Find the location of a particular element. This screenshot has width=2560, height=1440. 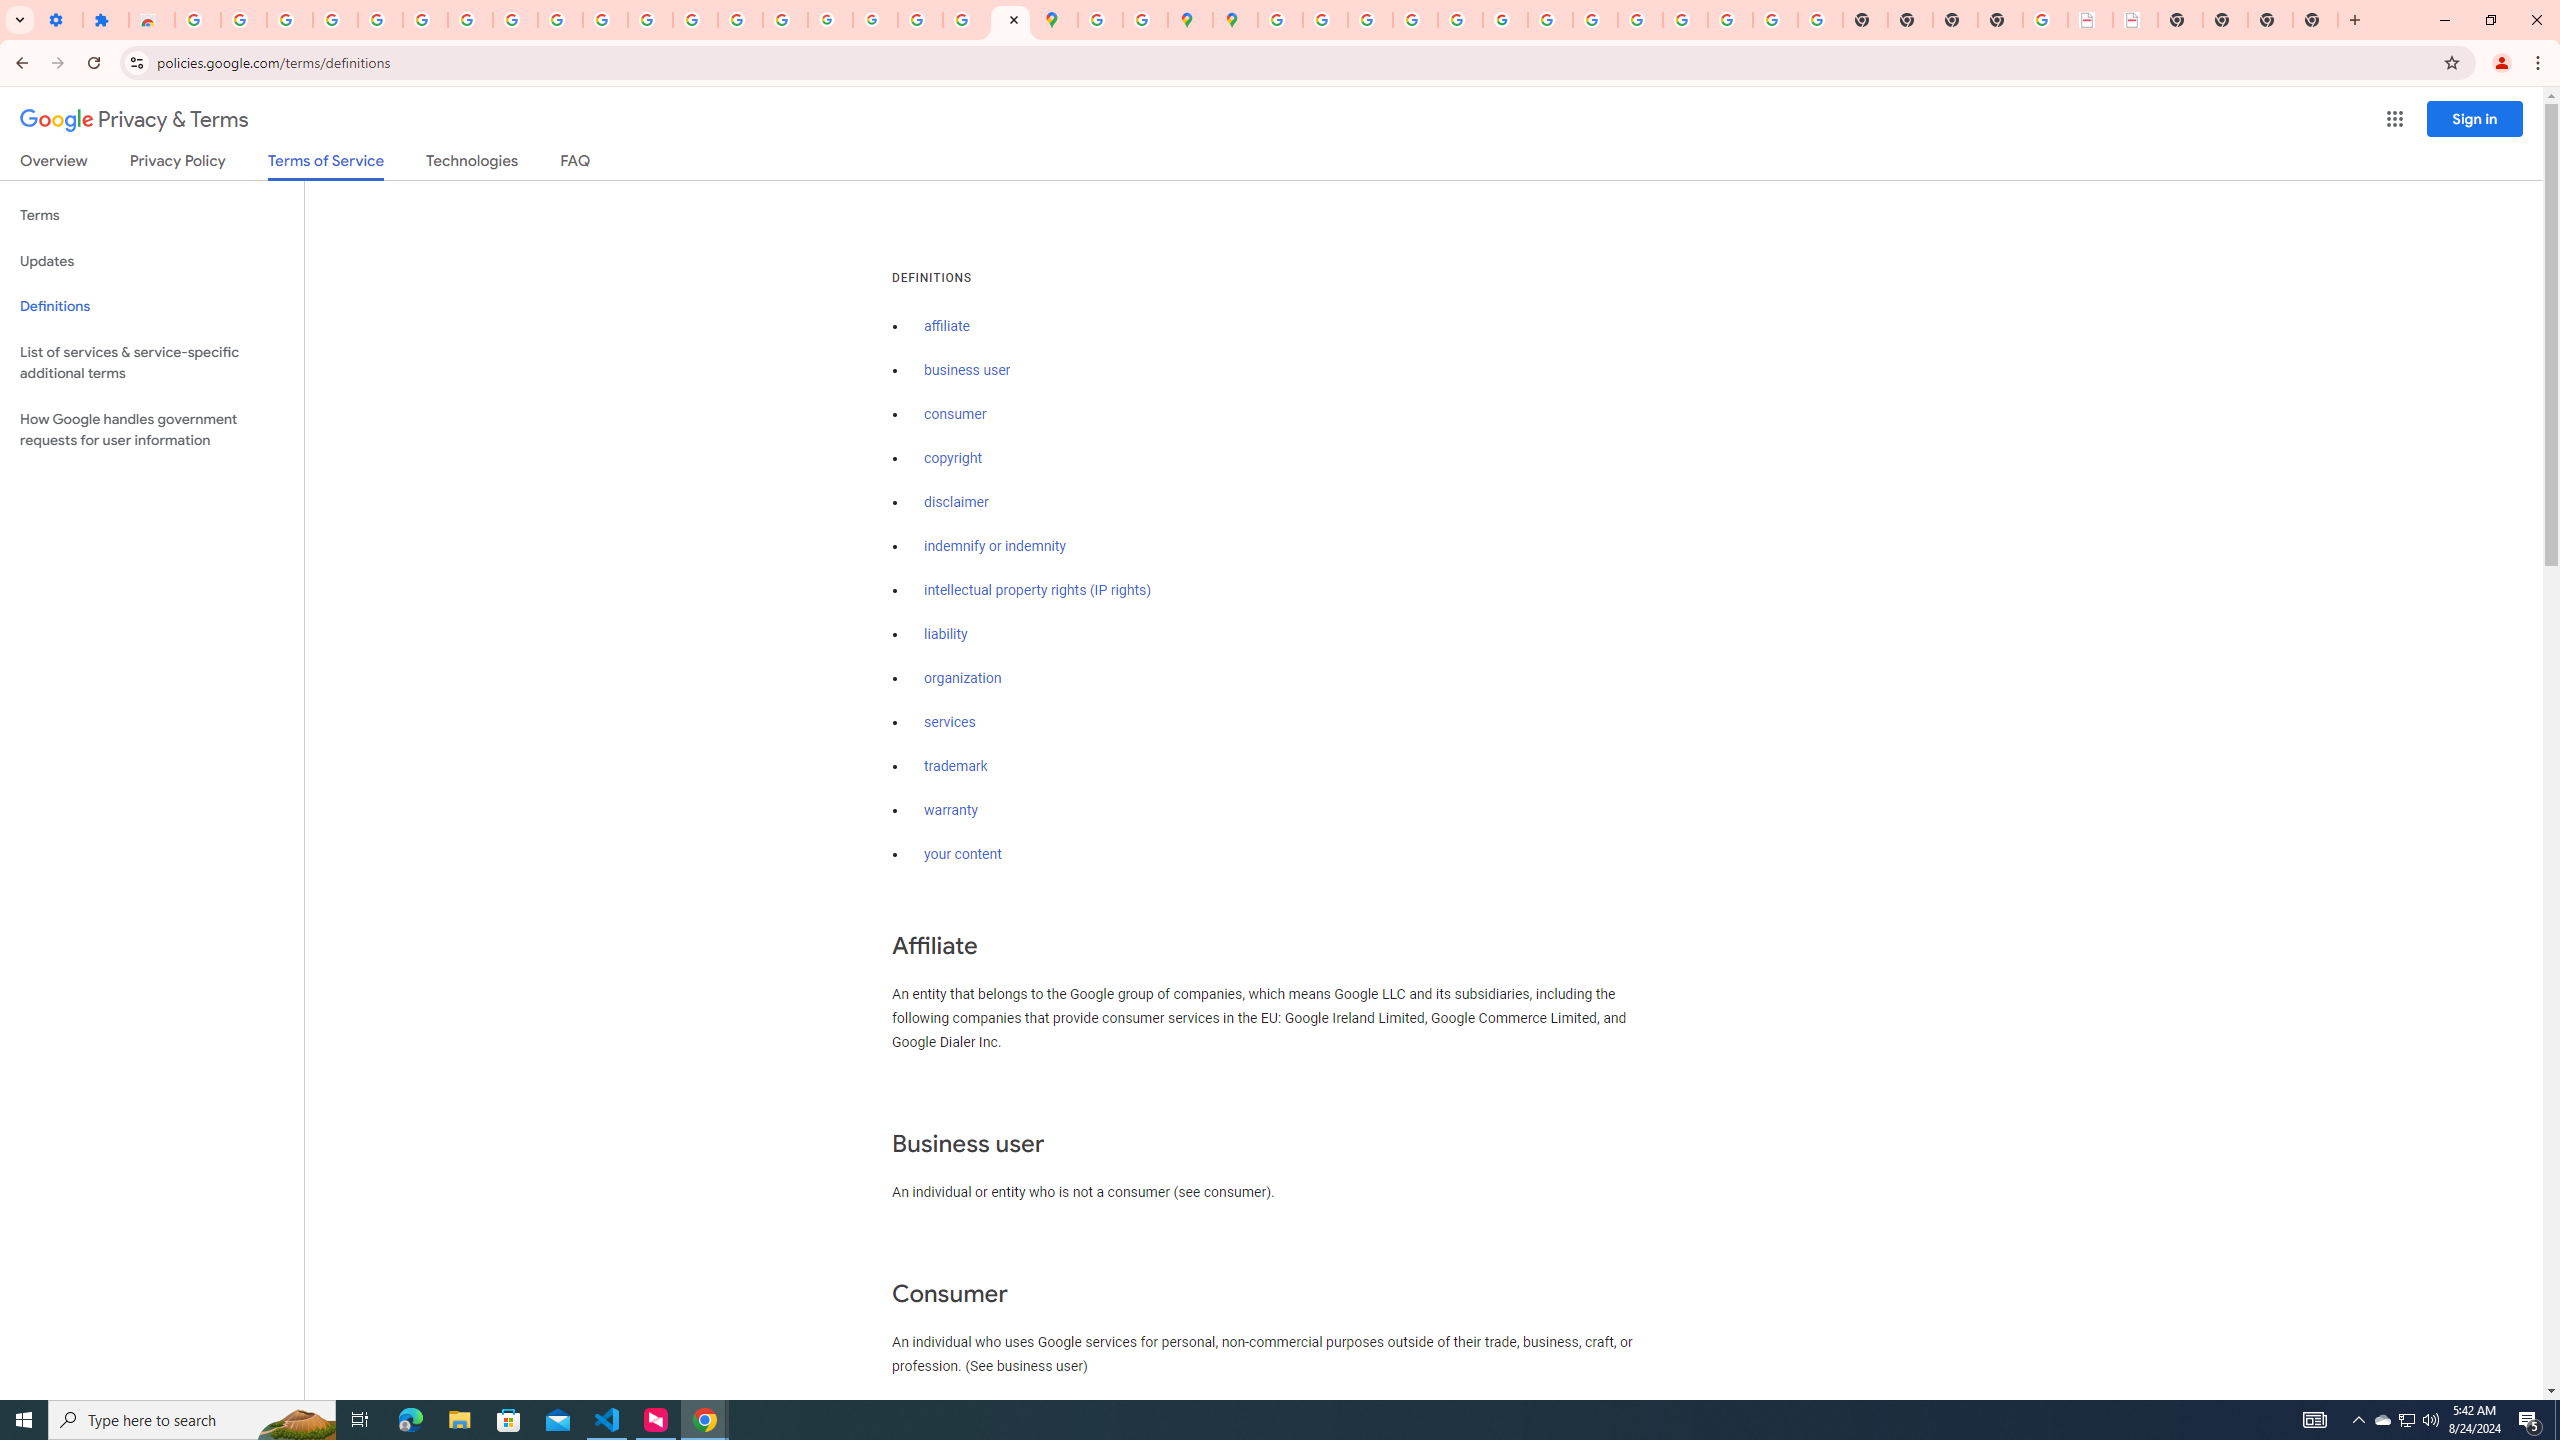

'Learn how to find your photos - Google Photos Help' is located at coordinates (334, 19).